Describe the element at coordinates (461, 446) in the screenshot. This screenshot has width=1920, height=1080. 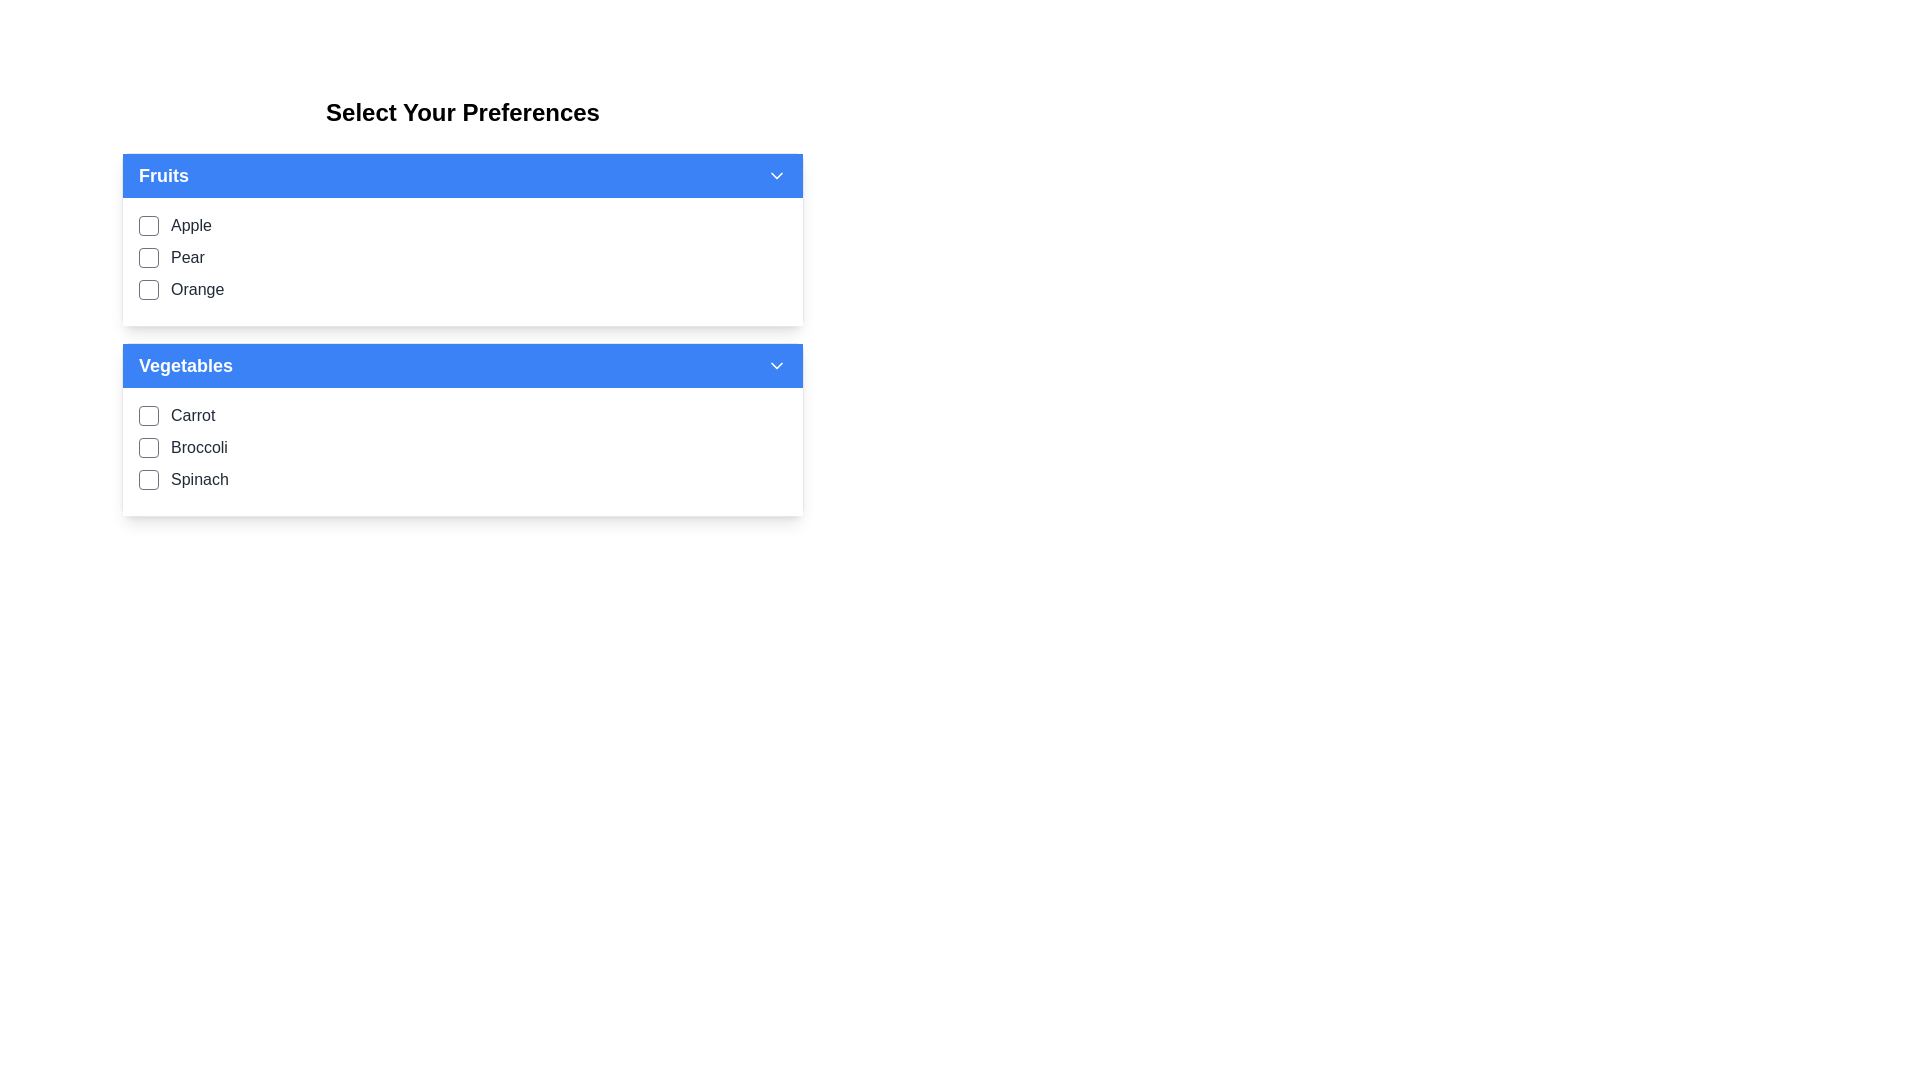
I see `the selectable list item labeled 'Broccoli' with a checkbox in the 'Vegetables' section` at that location.